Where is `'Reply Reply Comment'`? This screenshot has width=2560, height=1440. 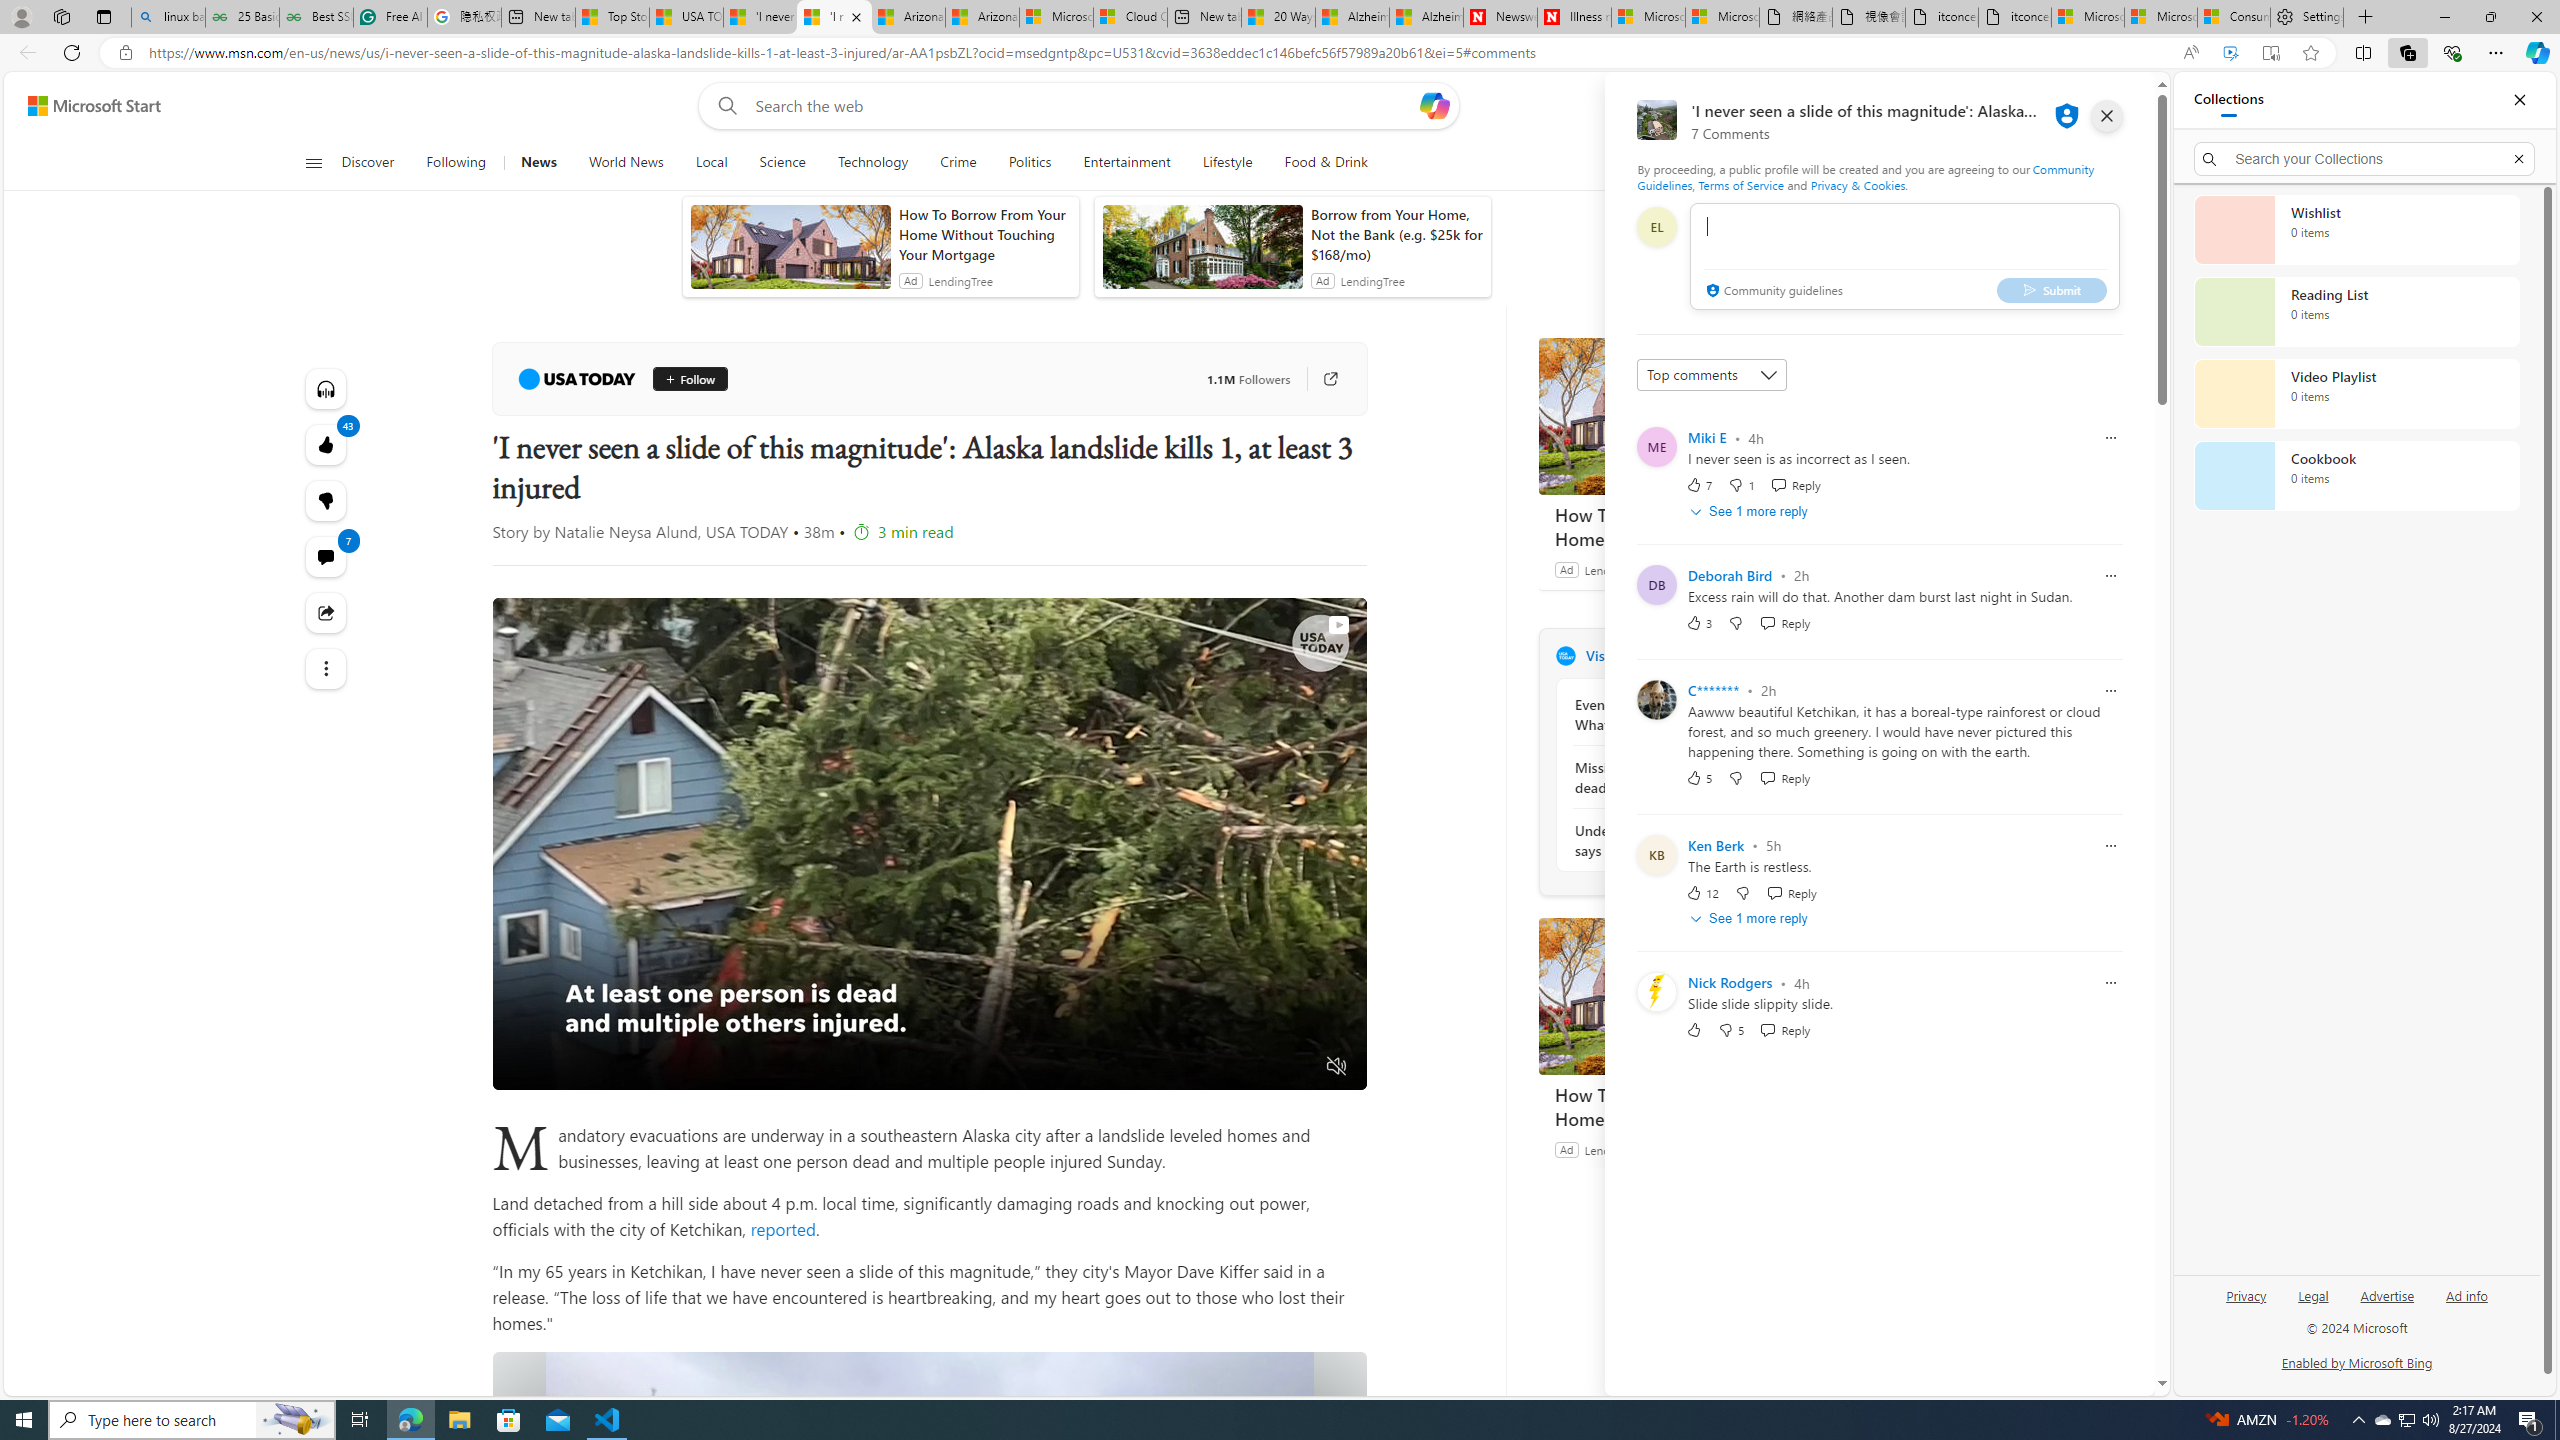
'Reply Reply Comment' is located at coordinates (1785, 1030).